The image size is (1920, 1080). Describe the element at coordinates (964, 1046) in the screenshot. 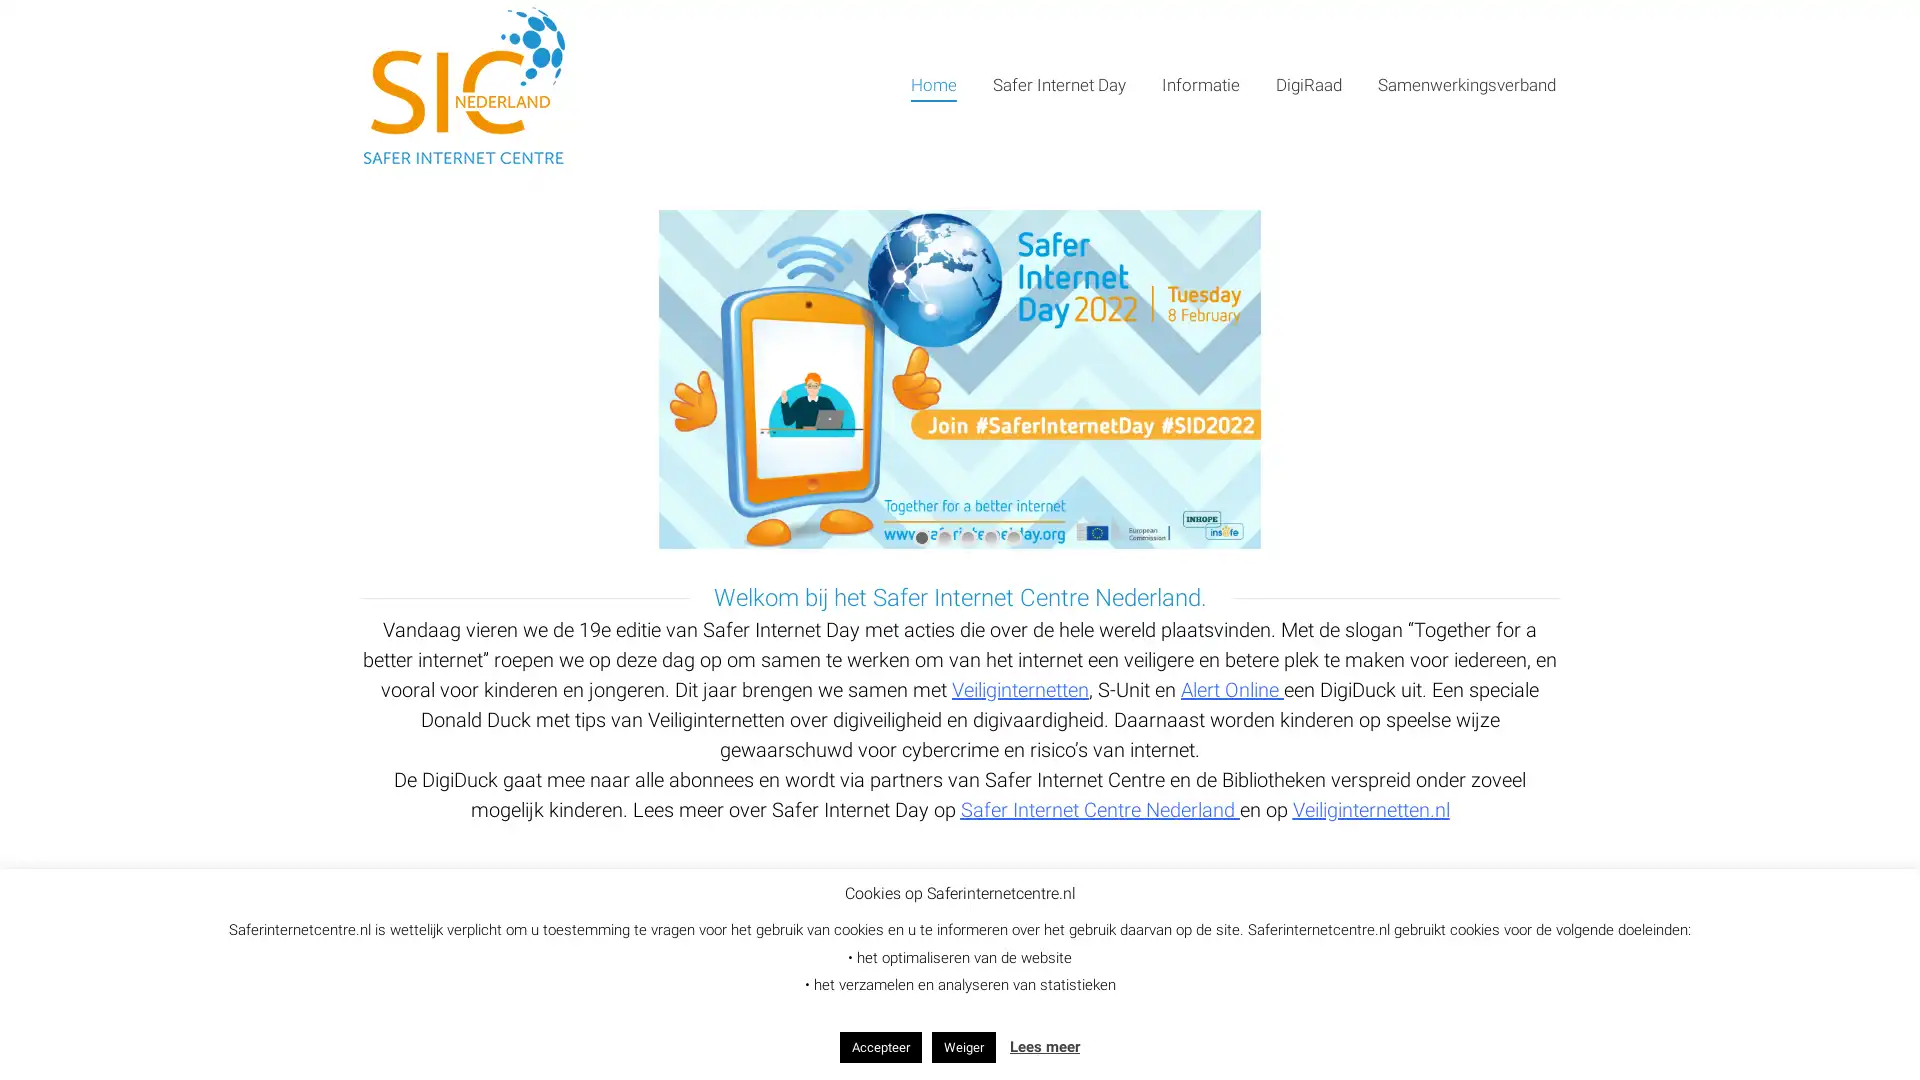

I see `Weiger` at that location.